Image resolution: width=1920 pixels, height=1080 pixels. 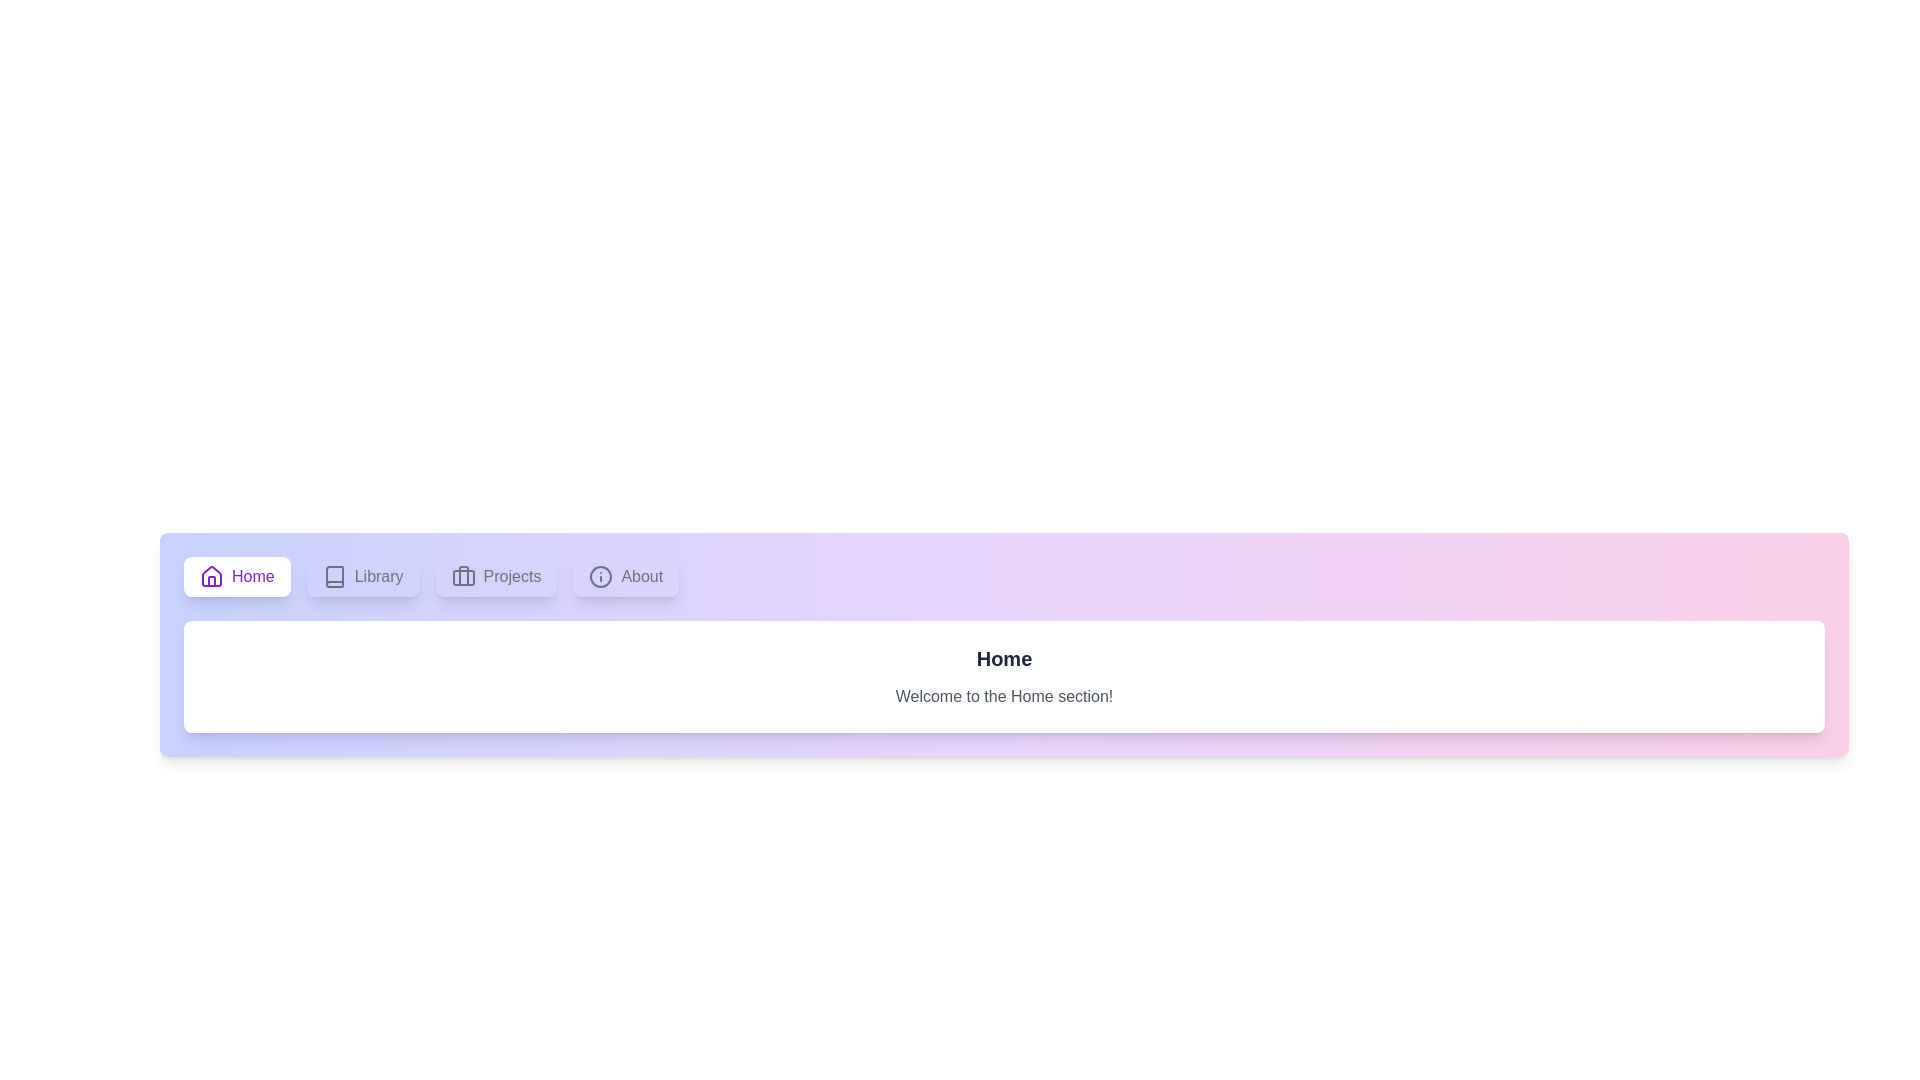 I want to click on the tab labeled About, so click(x=624, y=577).